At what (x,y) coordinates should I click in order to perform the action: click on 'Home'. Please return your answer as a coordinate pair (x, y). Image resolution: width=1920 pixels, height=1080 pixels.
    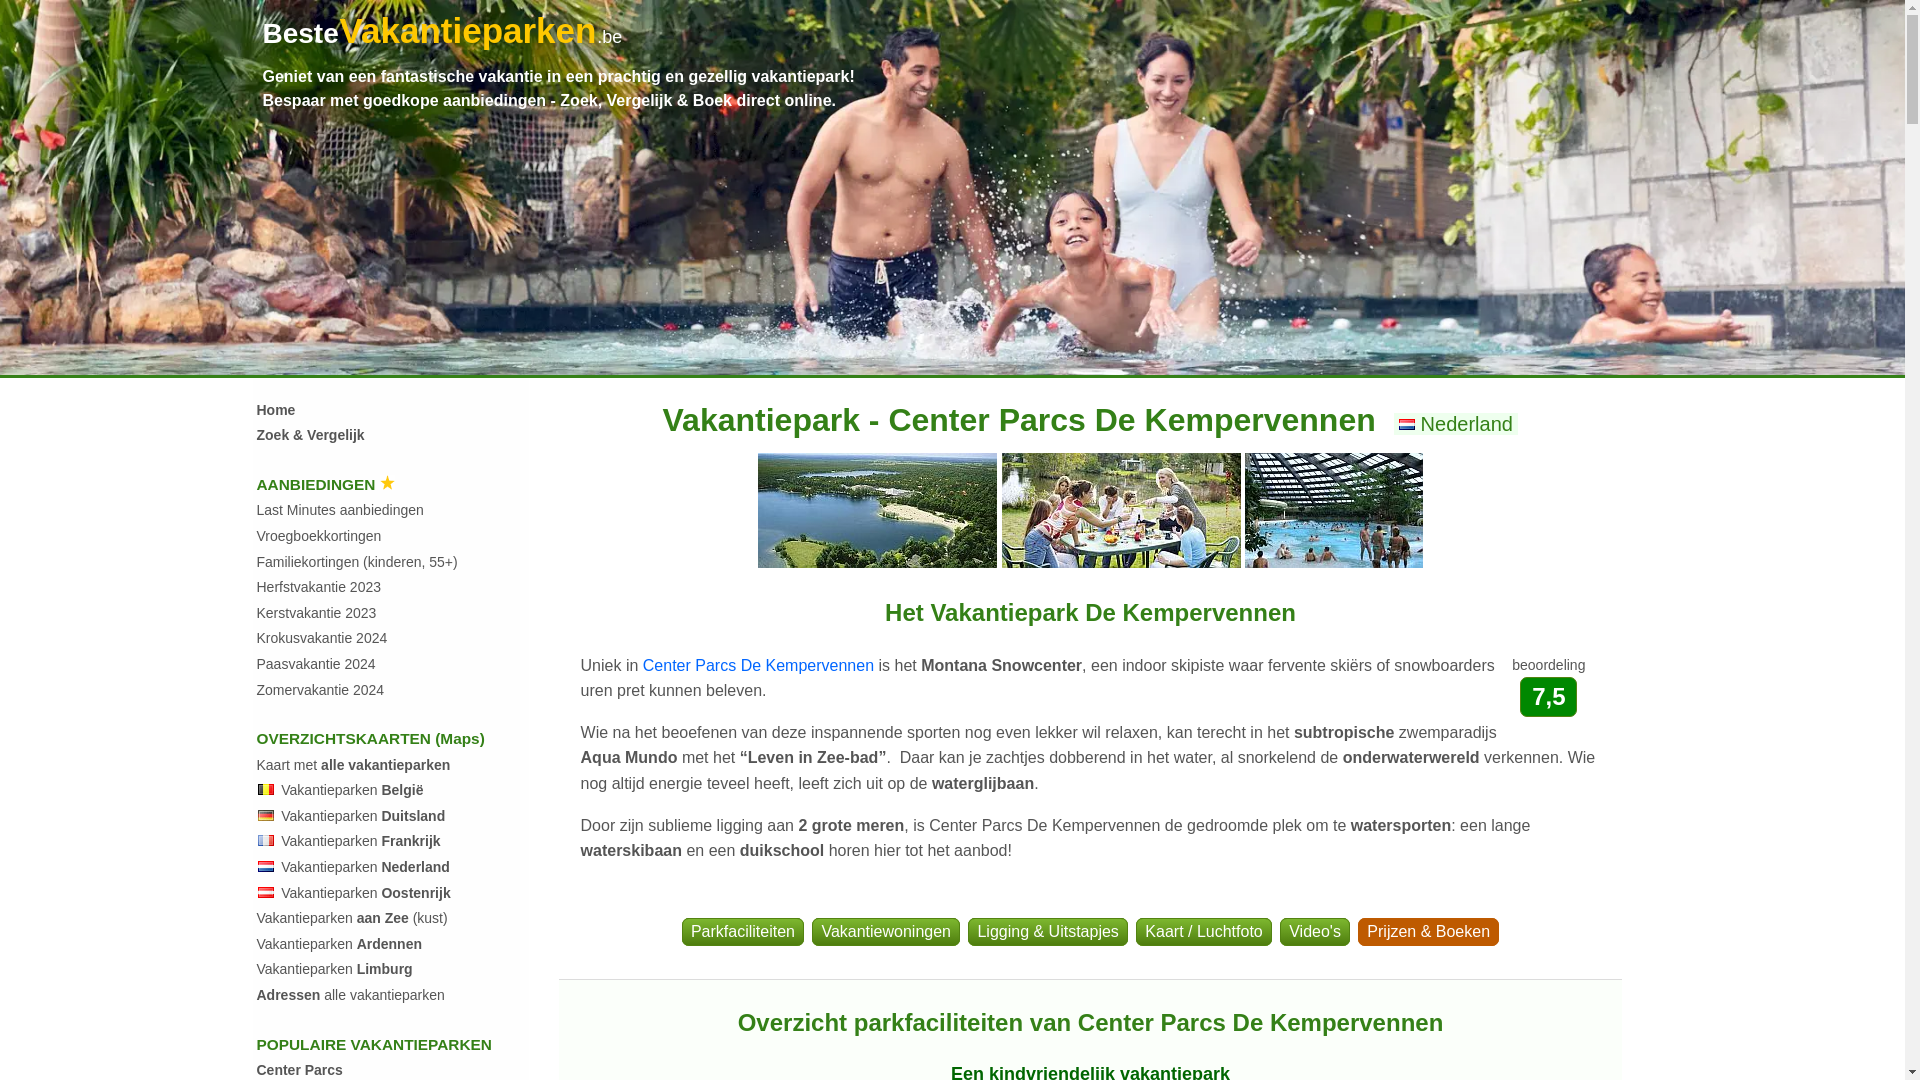
    Looking at the image, I should click on (274, 408).